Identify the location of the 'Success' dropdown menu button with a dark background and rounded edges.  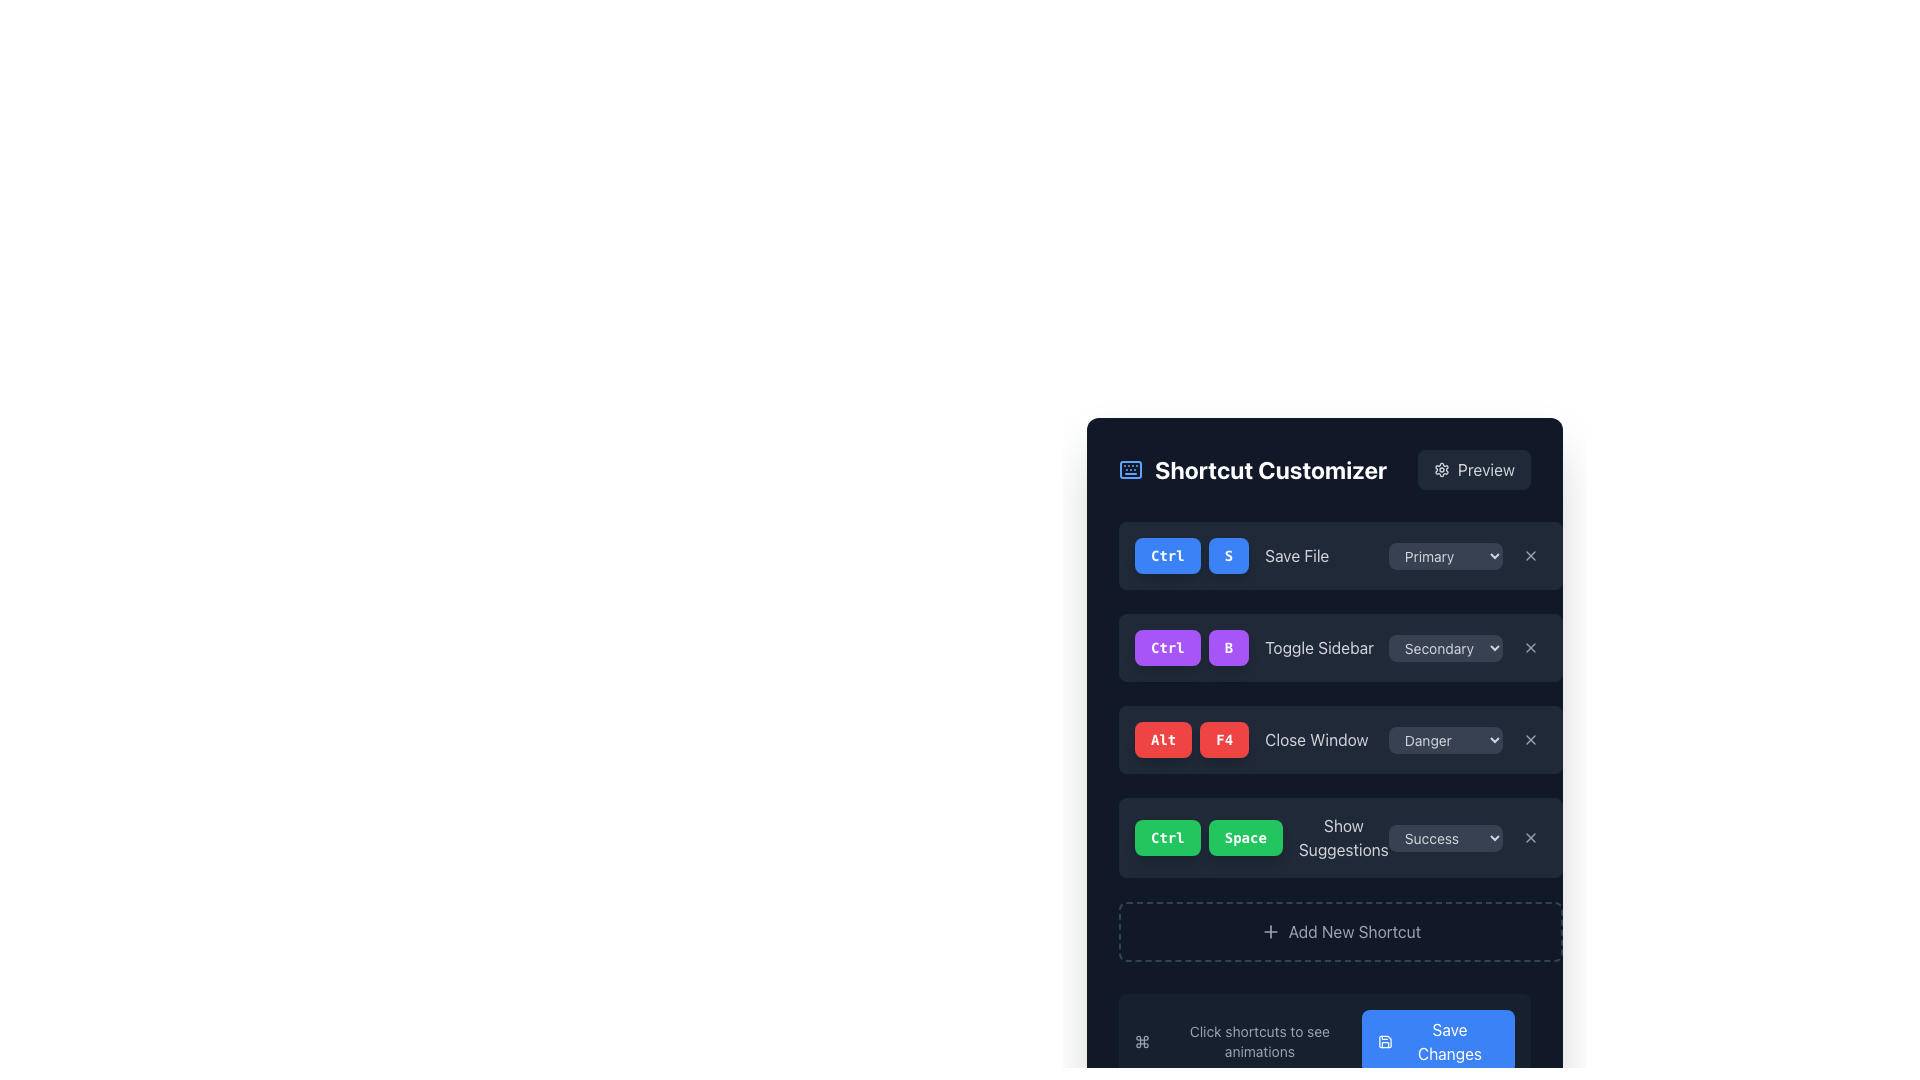
(1467, 837).